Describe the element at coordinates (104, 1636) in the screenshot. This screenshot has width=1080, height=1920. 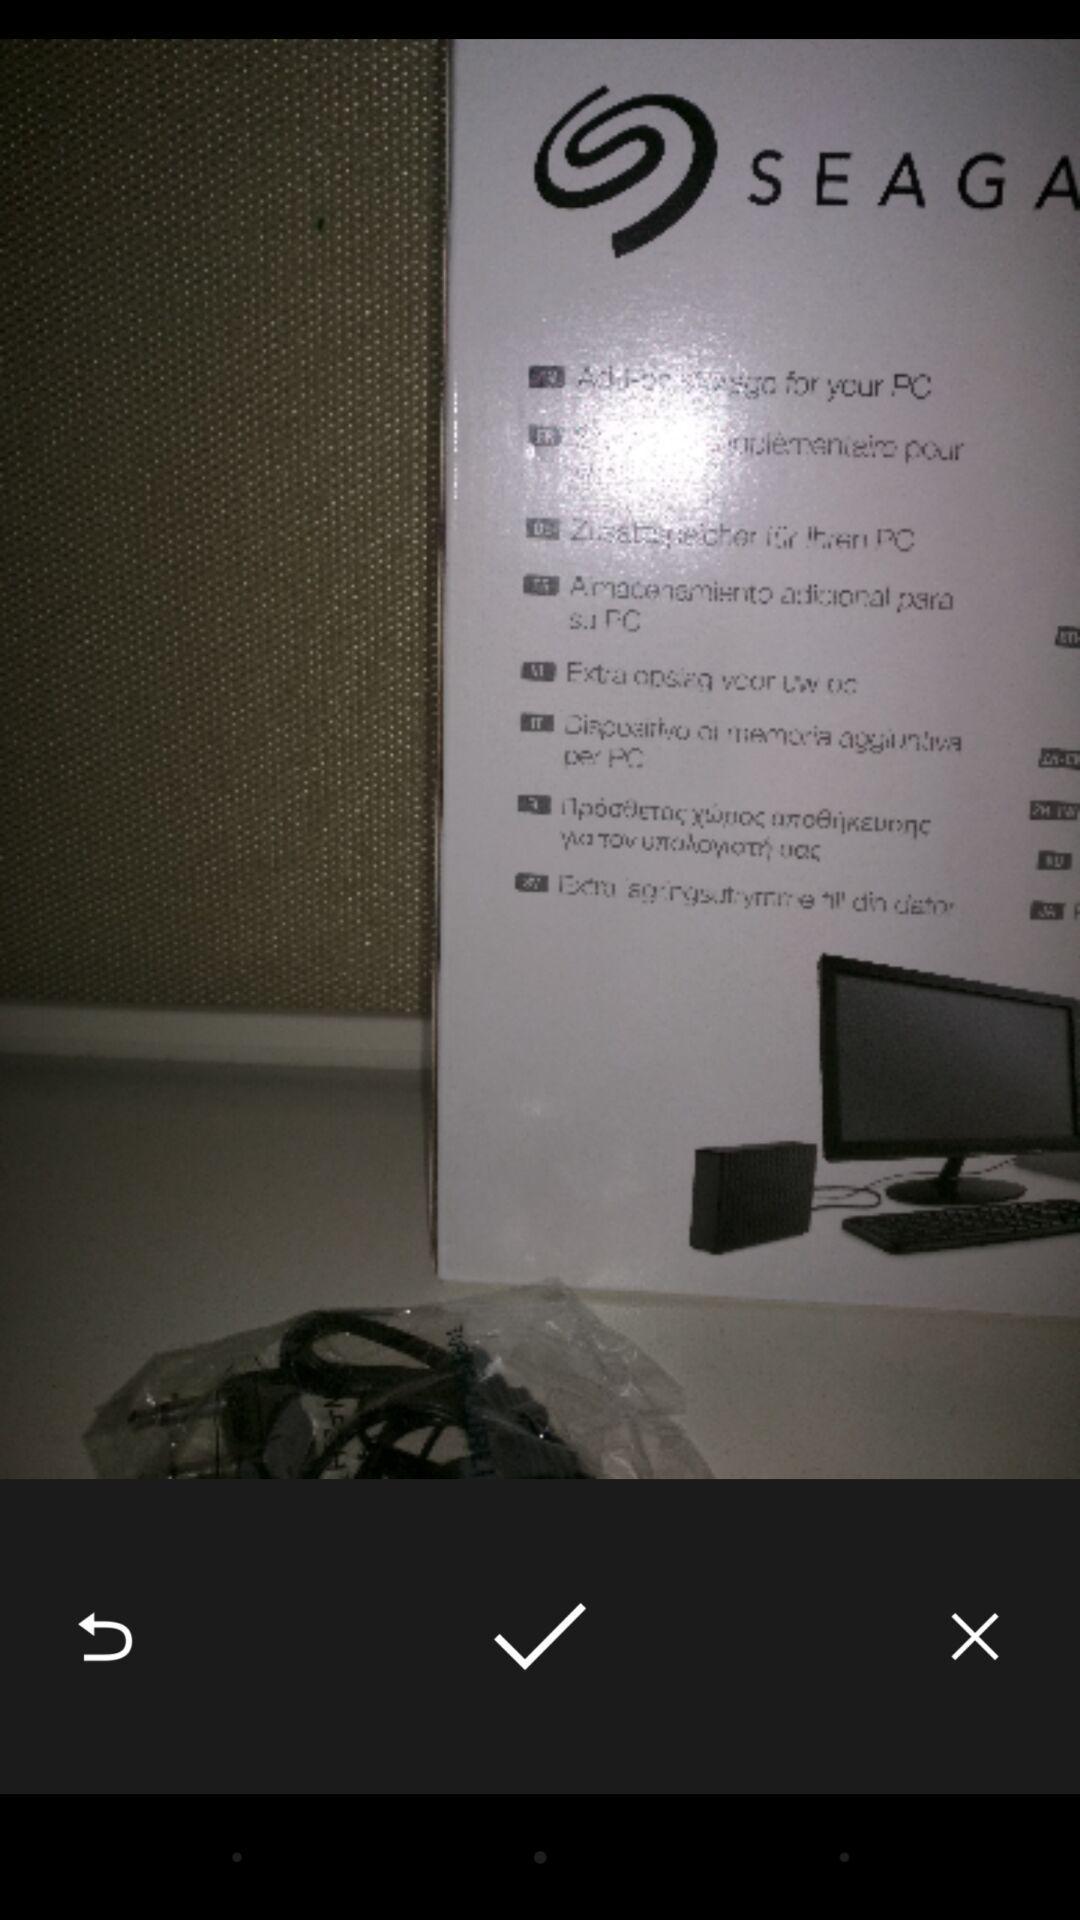
I see `the item at the bottom left corner` at that location.